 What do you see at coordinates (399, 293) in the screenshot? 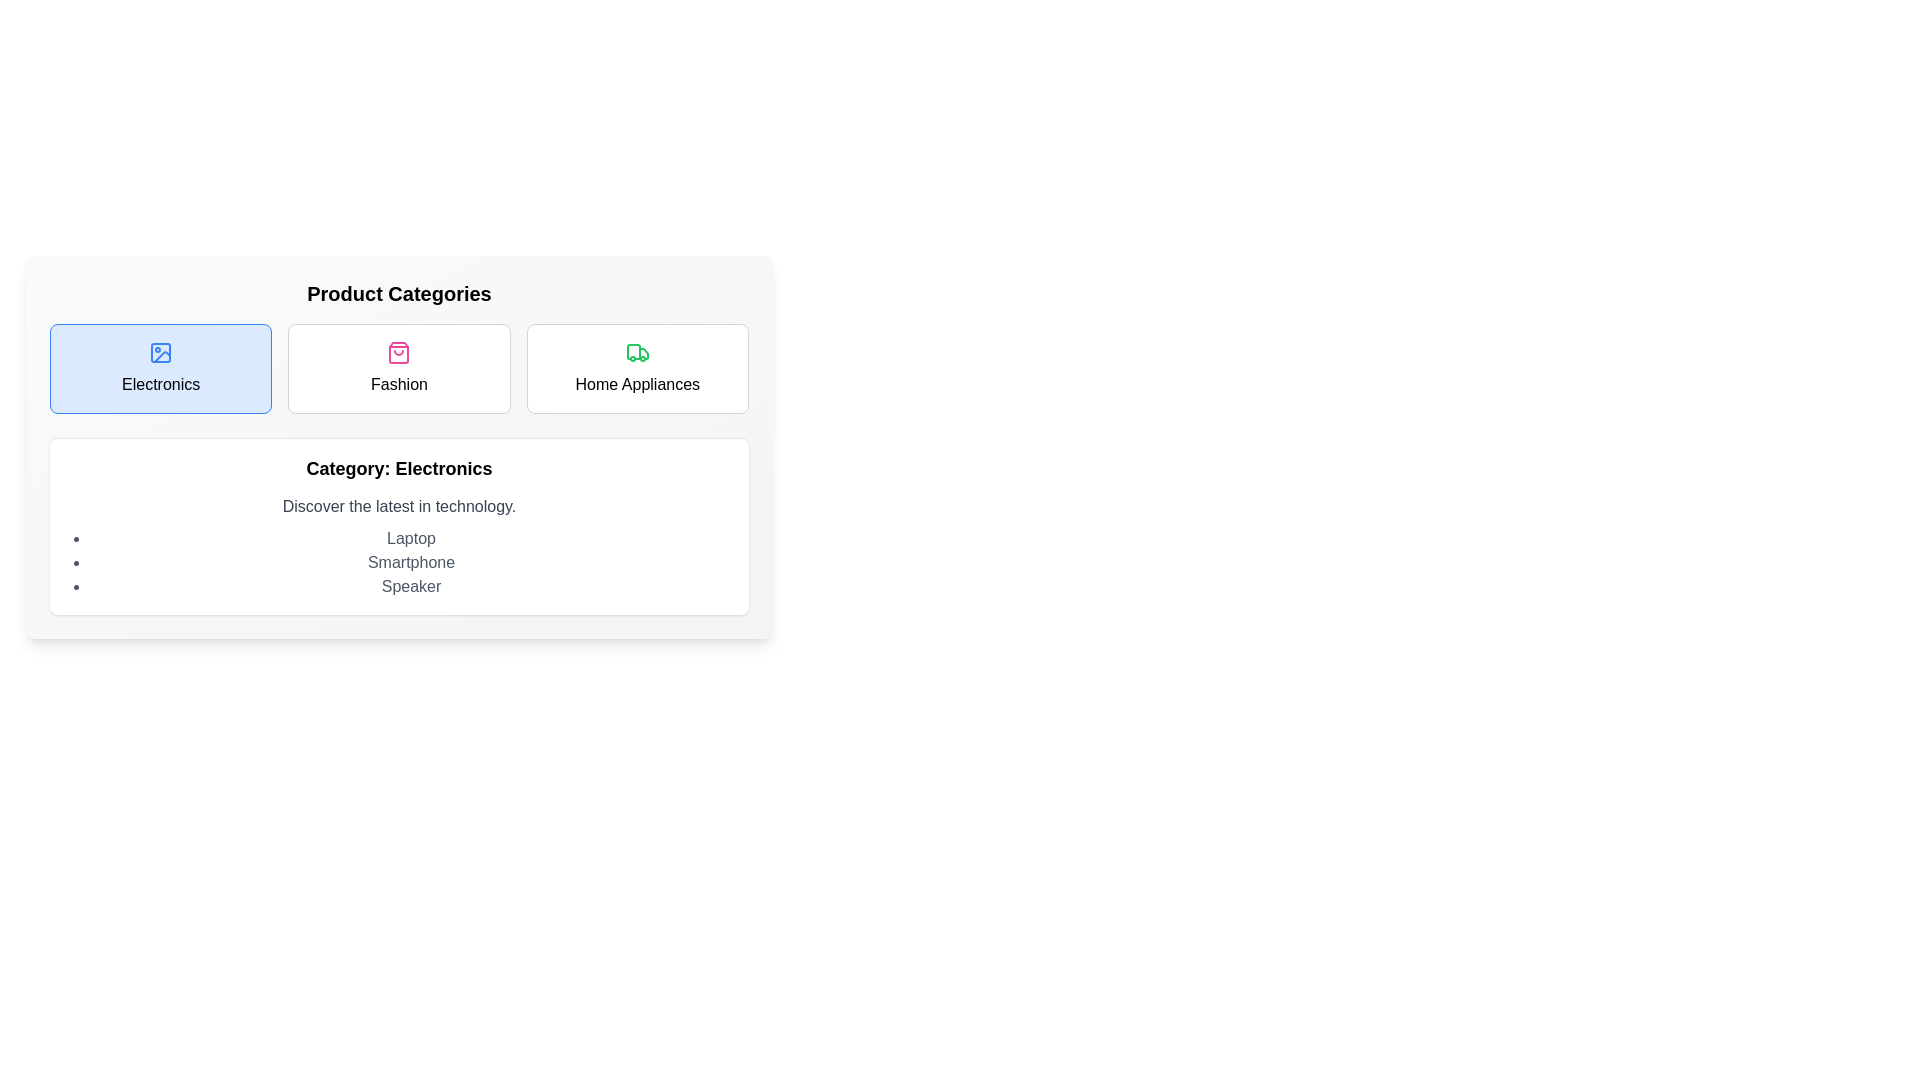
I see `the 'Product Categories' text label, which is displayed in bold and large font at the top of its card-like structure` at bounding box center [399, 293].